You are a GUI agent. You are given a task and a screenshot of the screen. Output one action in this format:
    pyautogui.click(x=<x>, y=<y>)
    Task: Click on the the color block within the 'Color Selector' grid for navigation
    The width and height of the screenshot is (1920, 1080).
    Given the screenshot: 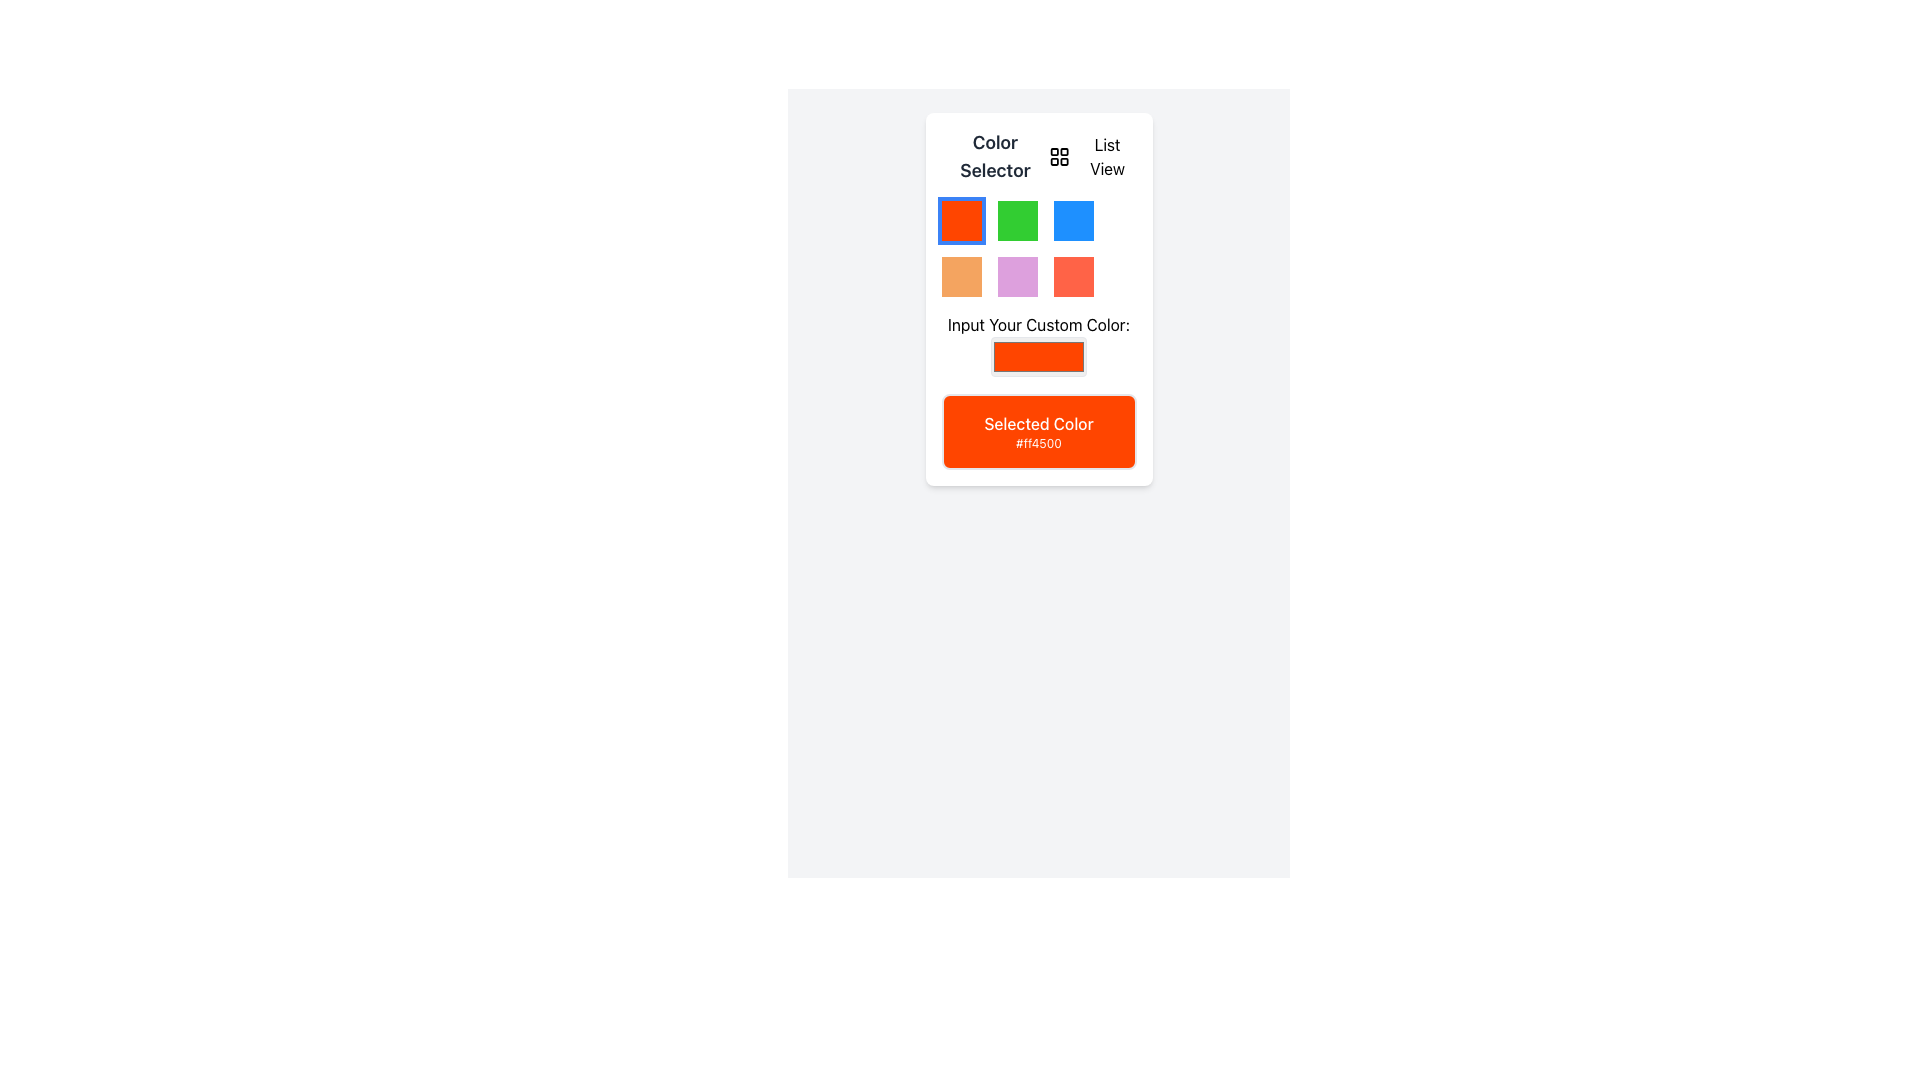 What is the action you would take?
    pyautogui.click(x=1038, y=248)
    